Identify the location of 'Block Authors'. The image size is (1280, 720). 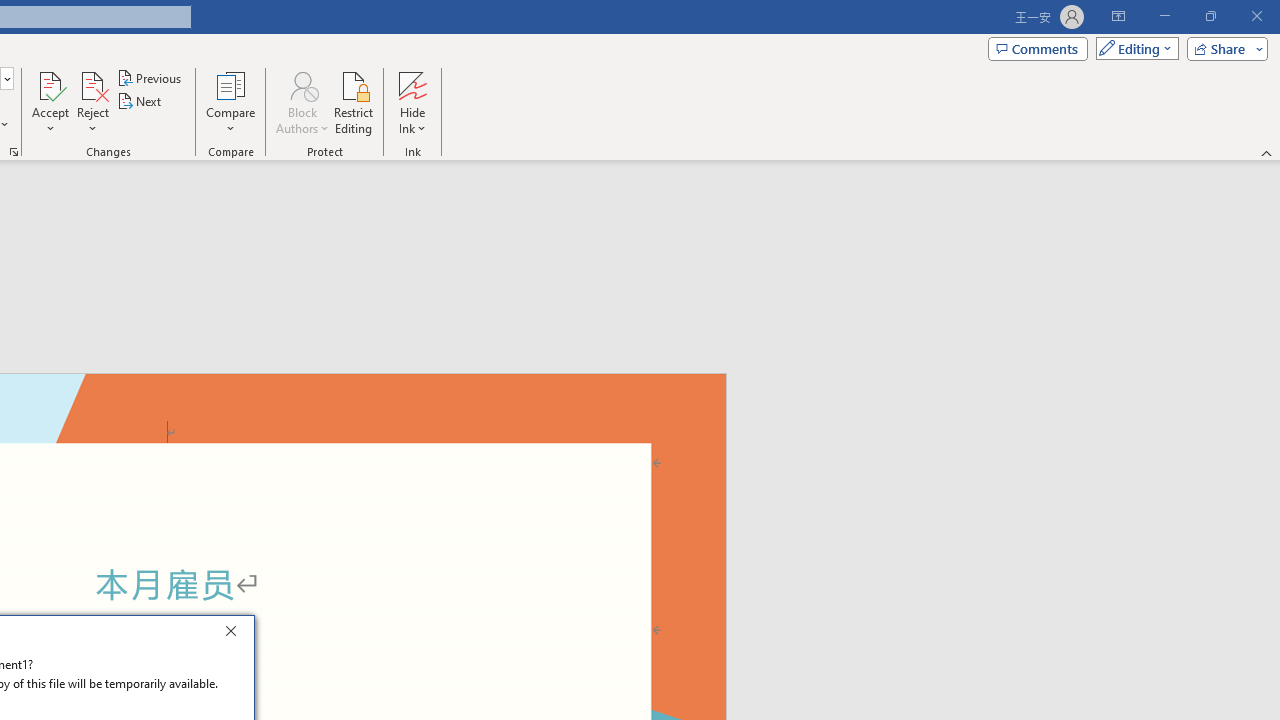
(301, 84).